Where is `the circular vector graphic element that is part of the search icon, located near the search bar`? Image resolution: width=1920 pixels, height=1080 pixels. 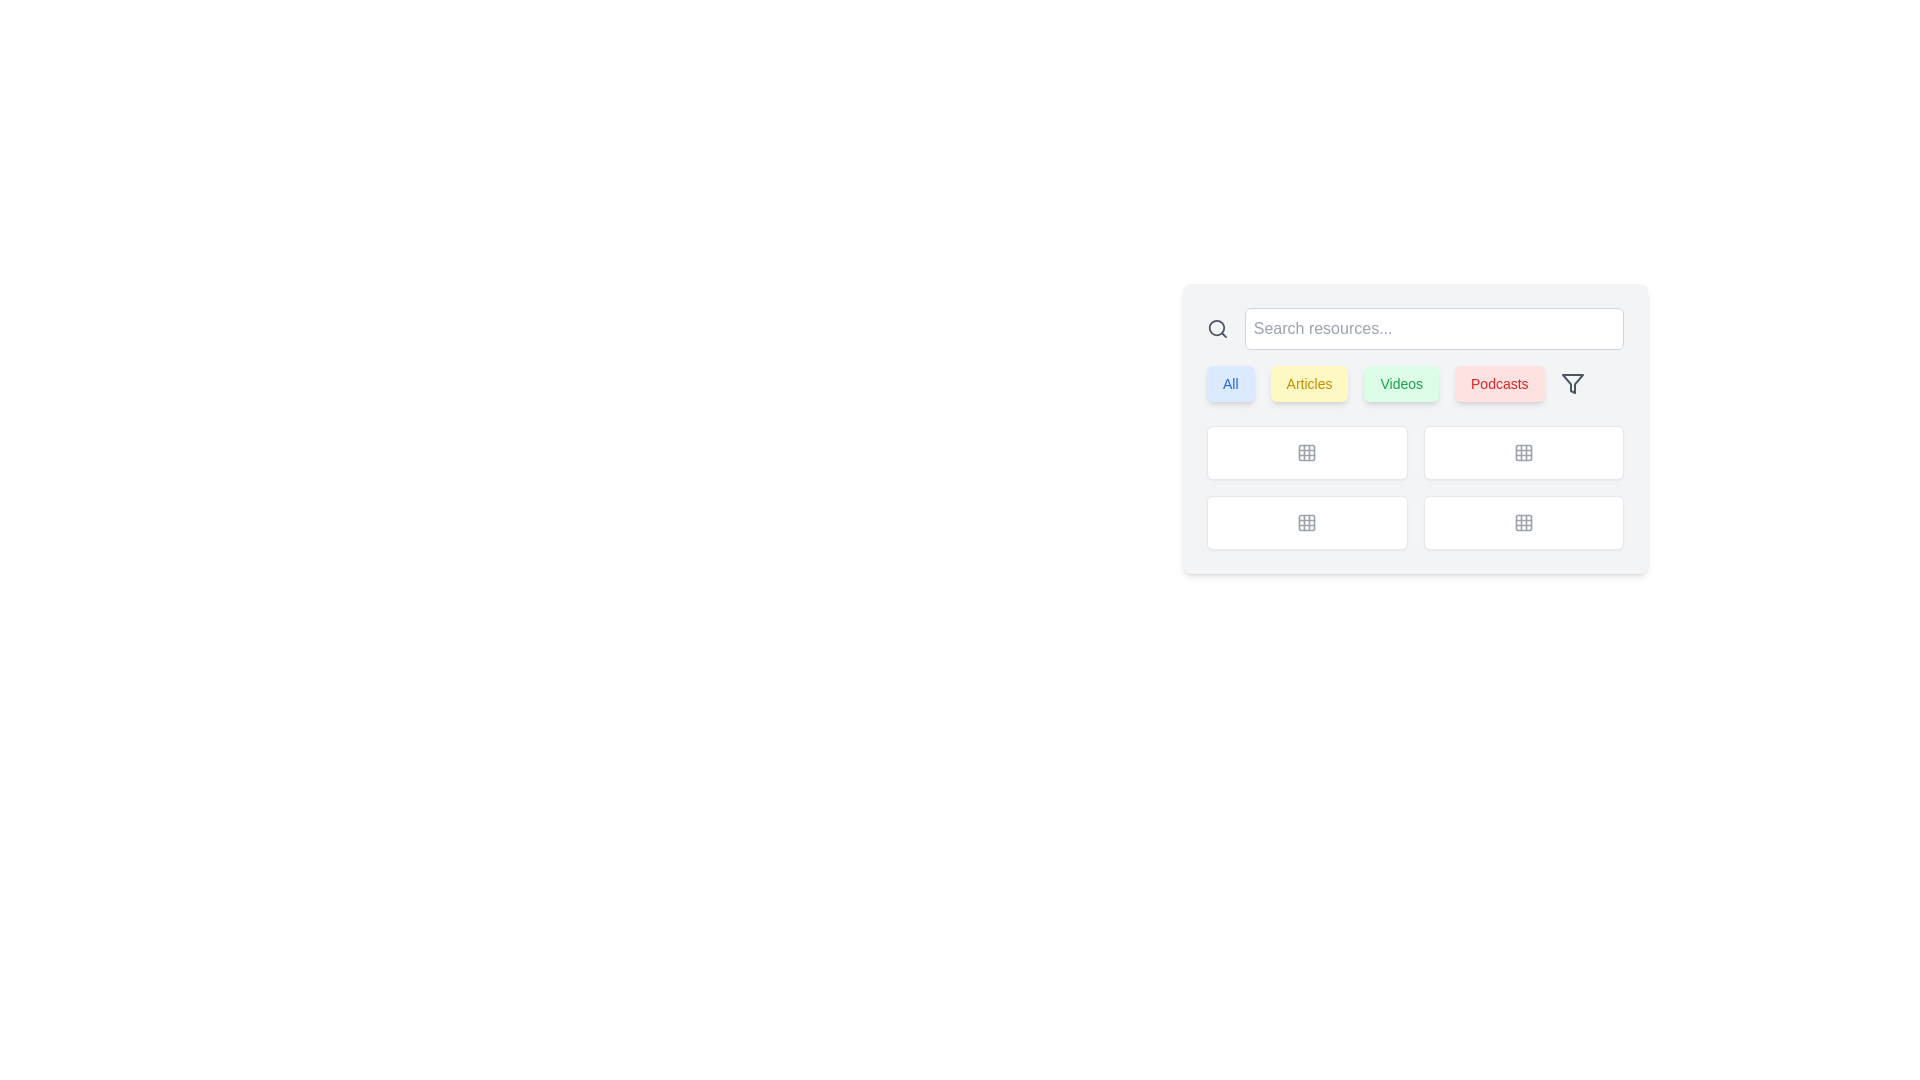
the circular vector graphic element that is part of the search icon, located near the search bar is located at coordinates (1215, 327).